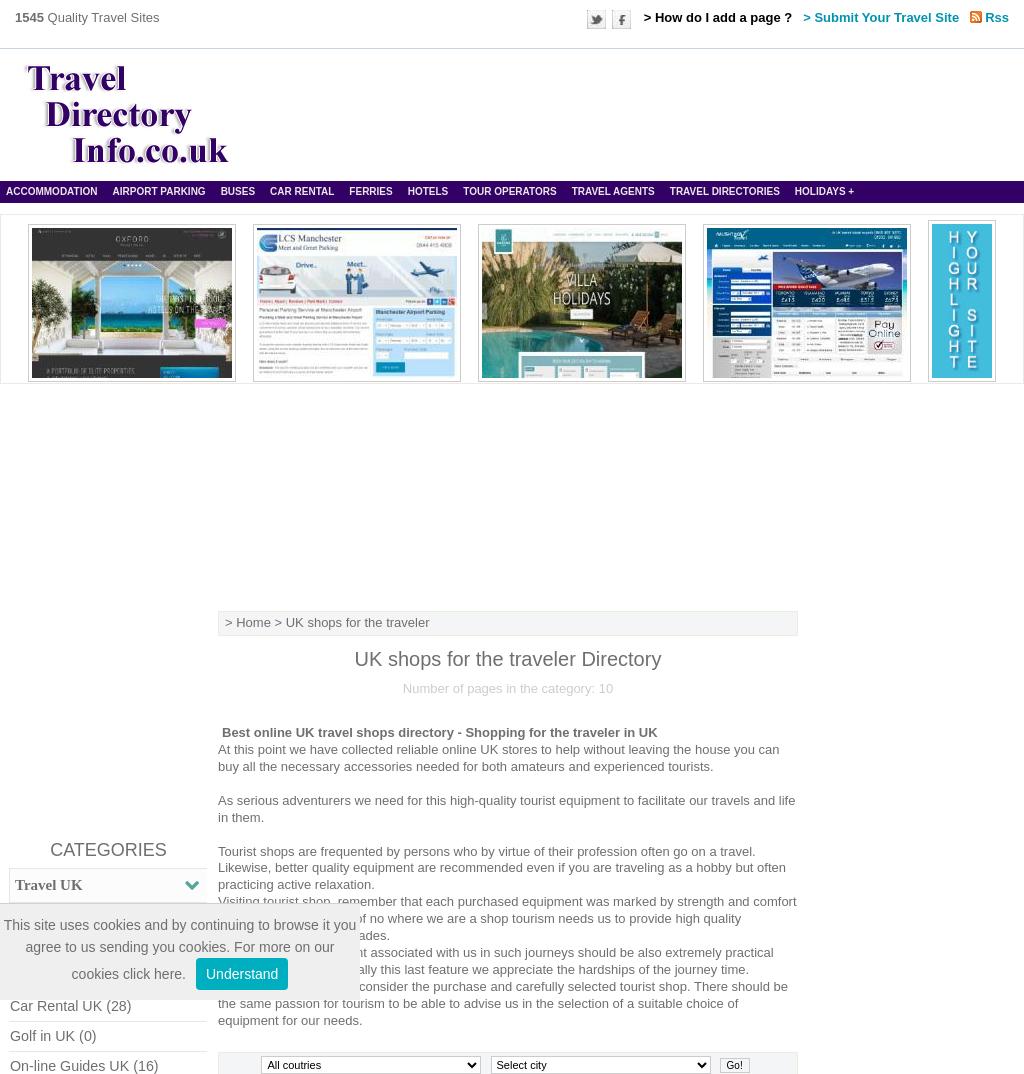 This screenshot has width=1024, height=1074. I want to click on 'Number of pages in the category: 10', so click(506, 686).